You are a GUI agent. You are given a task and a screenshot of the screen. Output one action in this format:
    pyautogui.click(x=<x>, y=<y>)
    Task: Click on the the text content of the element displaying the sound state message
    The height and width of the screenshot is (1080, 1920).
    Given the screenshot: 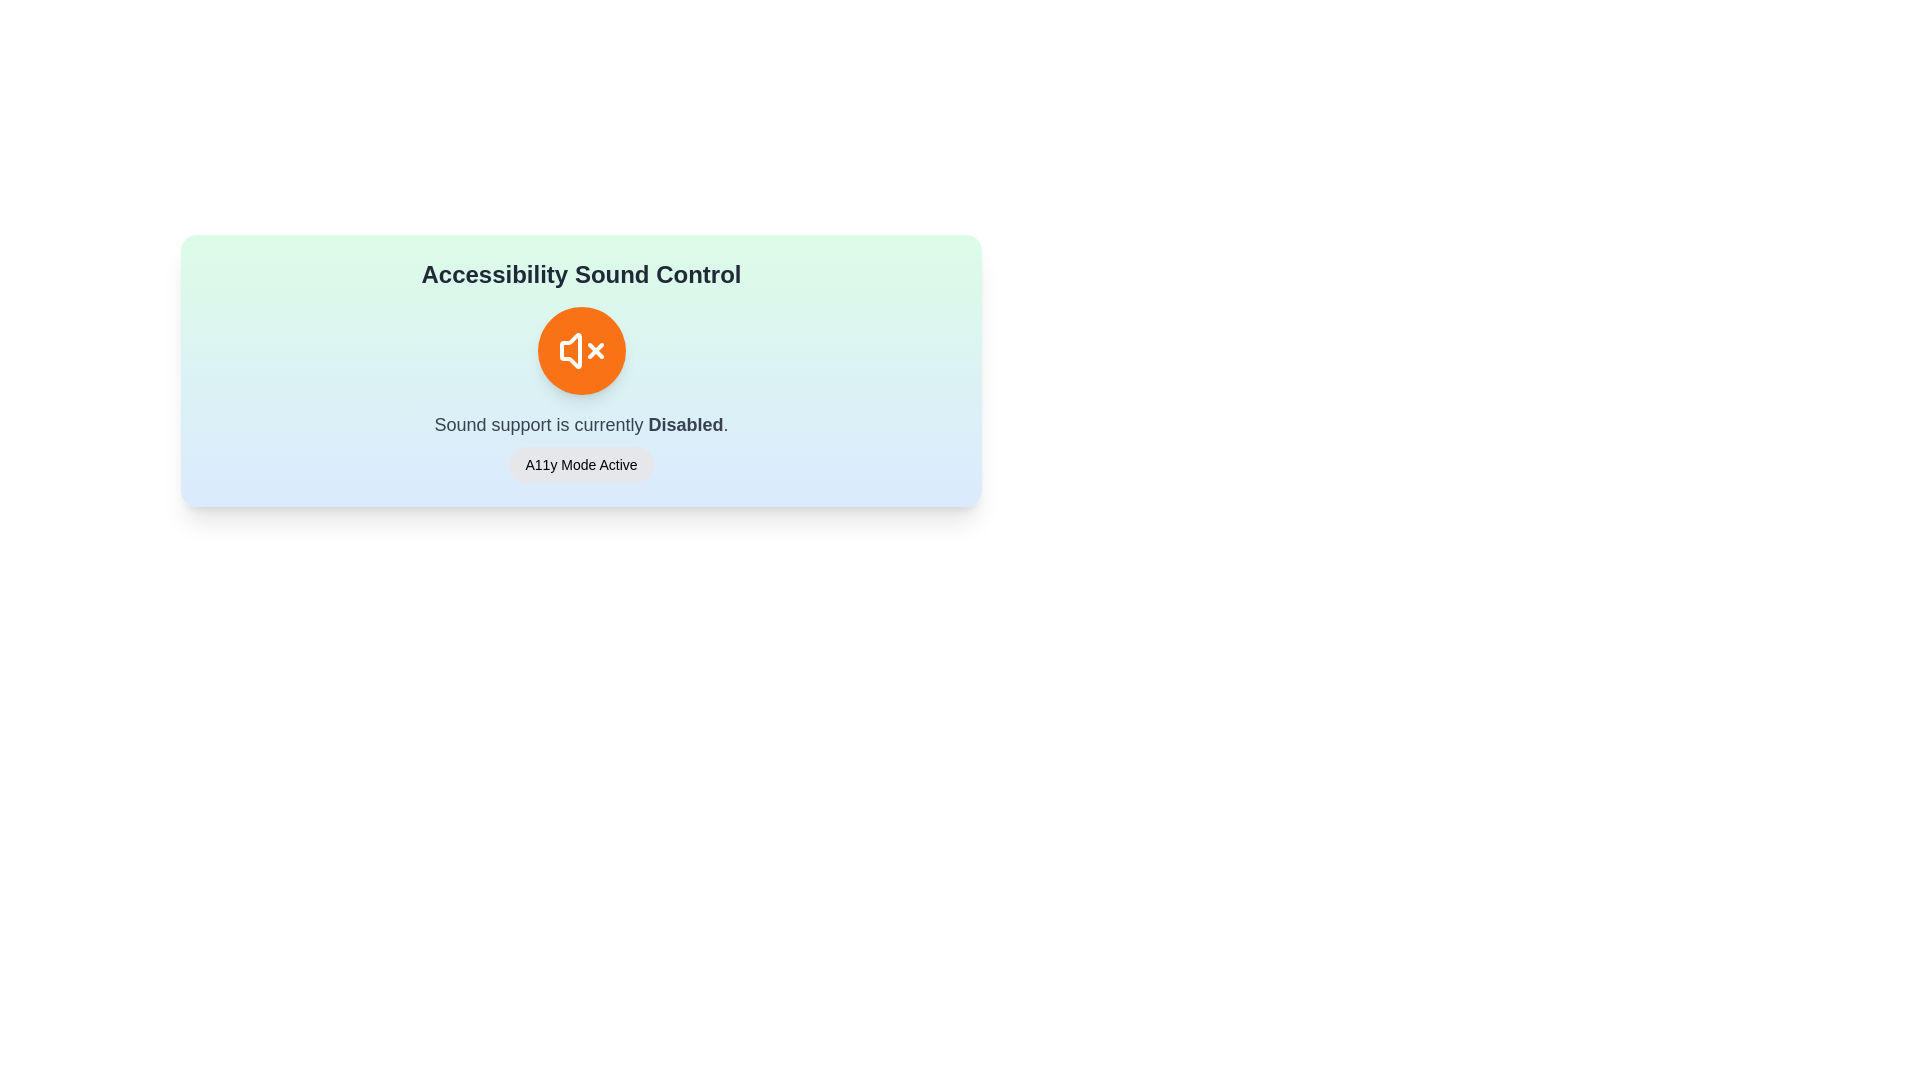 What is the action you would take?
    pyautogui.click(x=580, y=423)
    